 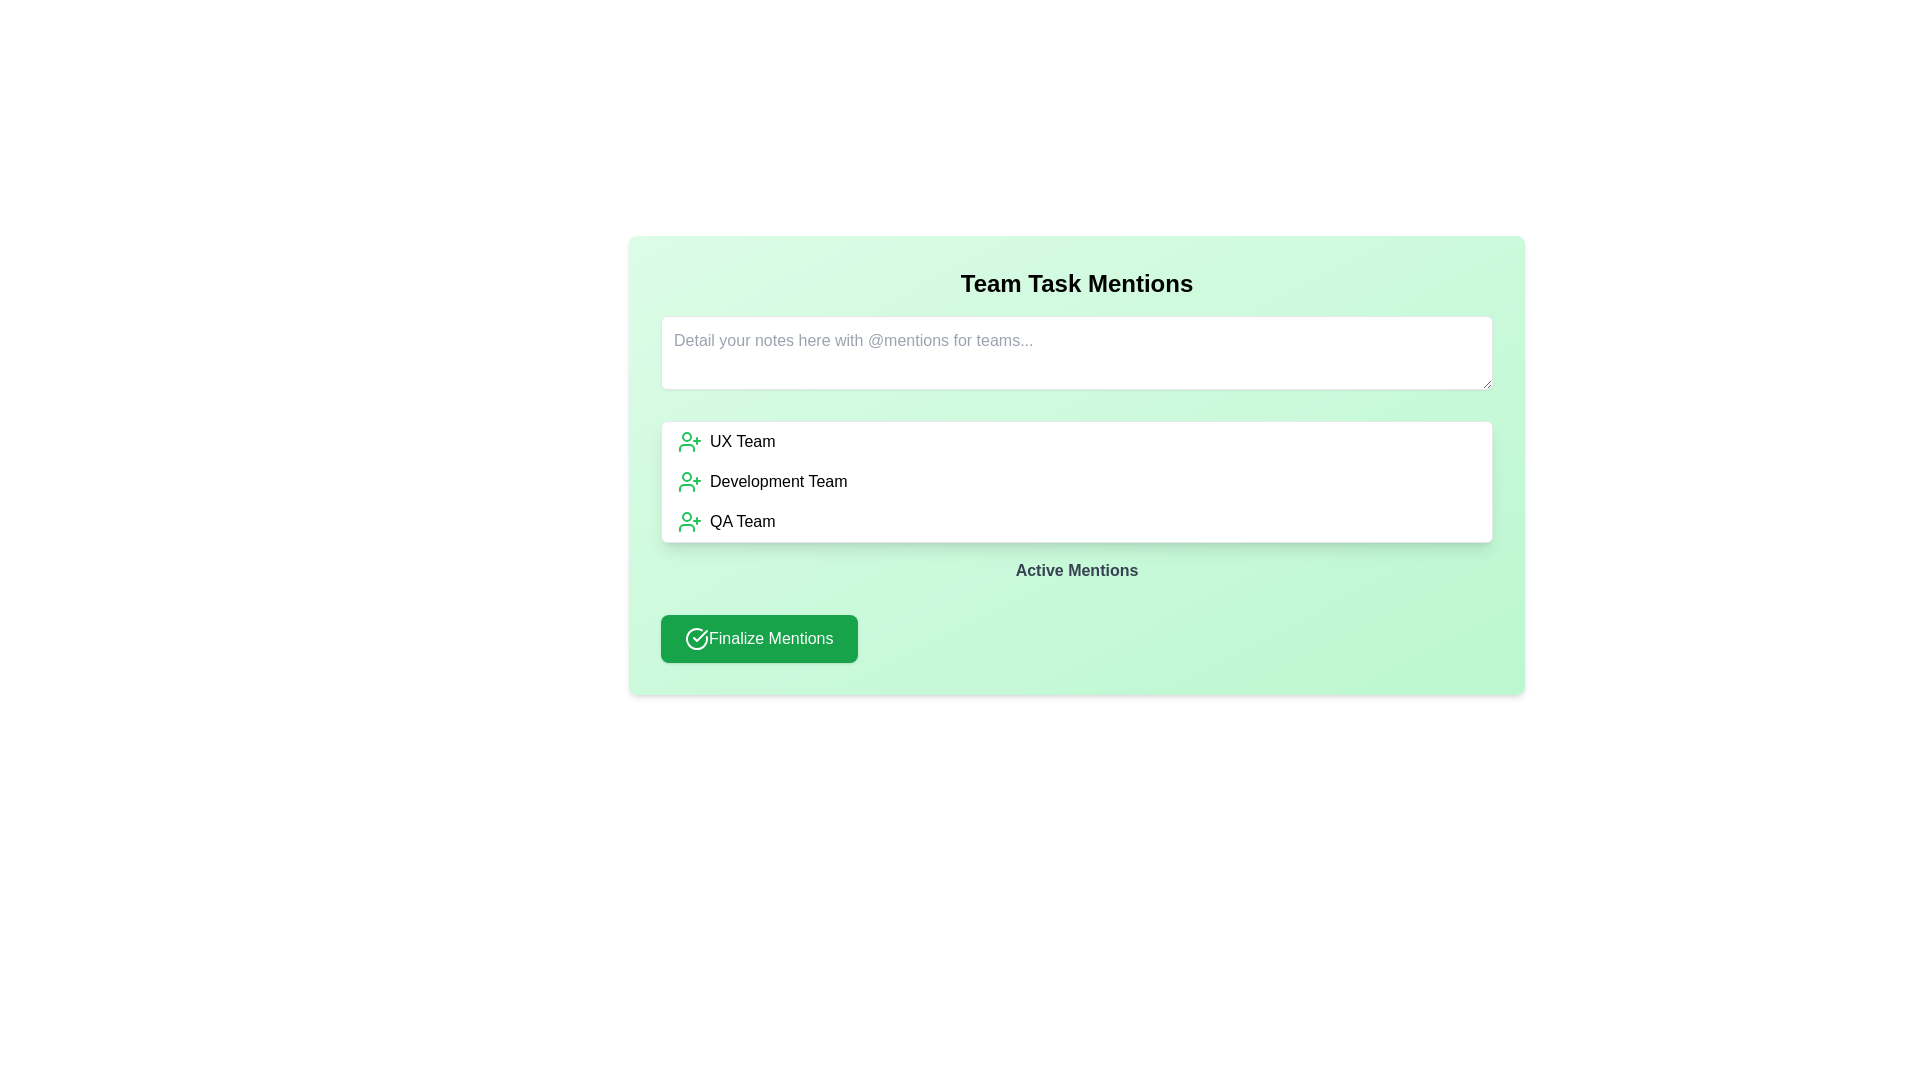 I want to click on the icon that signifies the action to add a user to the QA team group, located to the left of the 'QA Team' text, so click(x=690, y=520).